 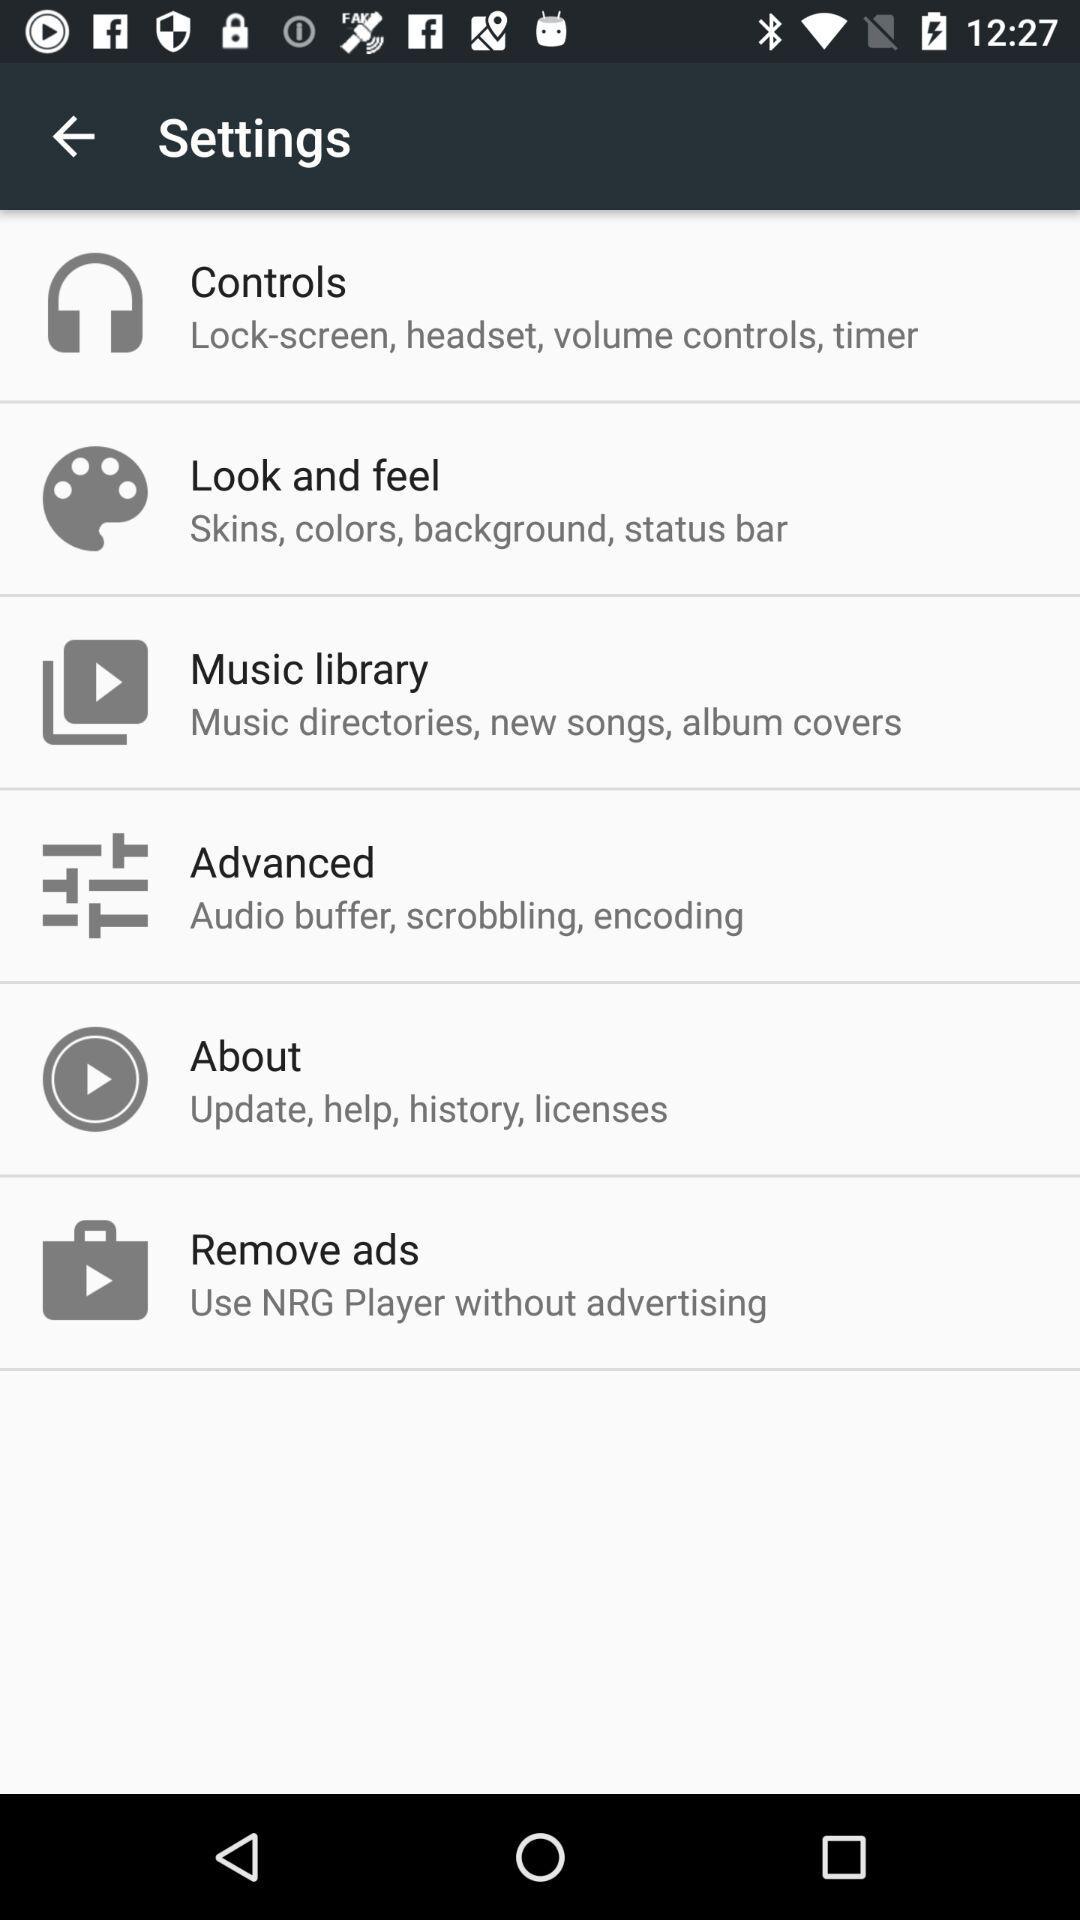 I want to click on the item above the use nrg player app, so click(x=304, y=1247).